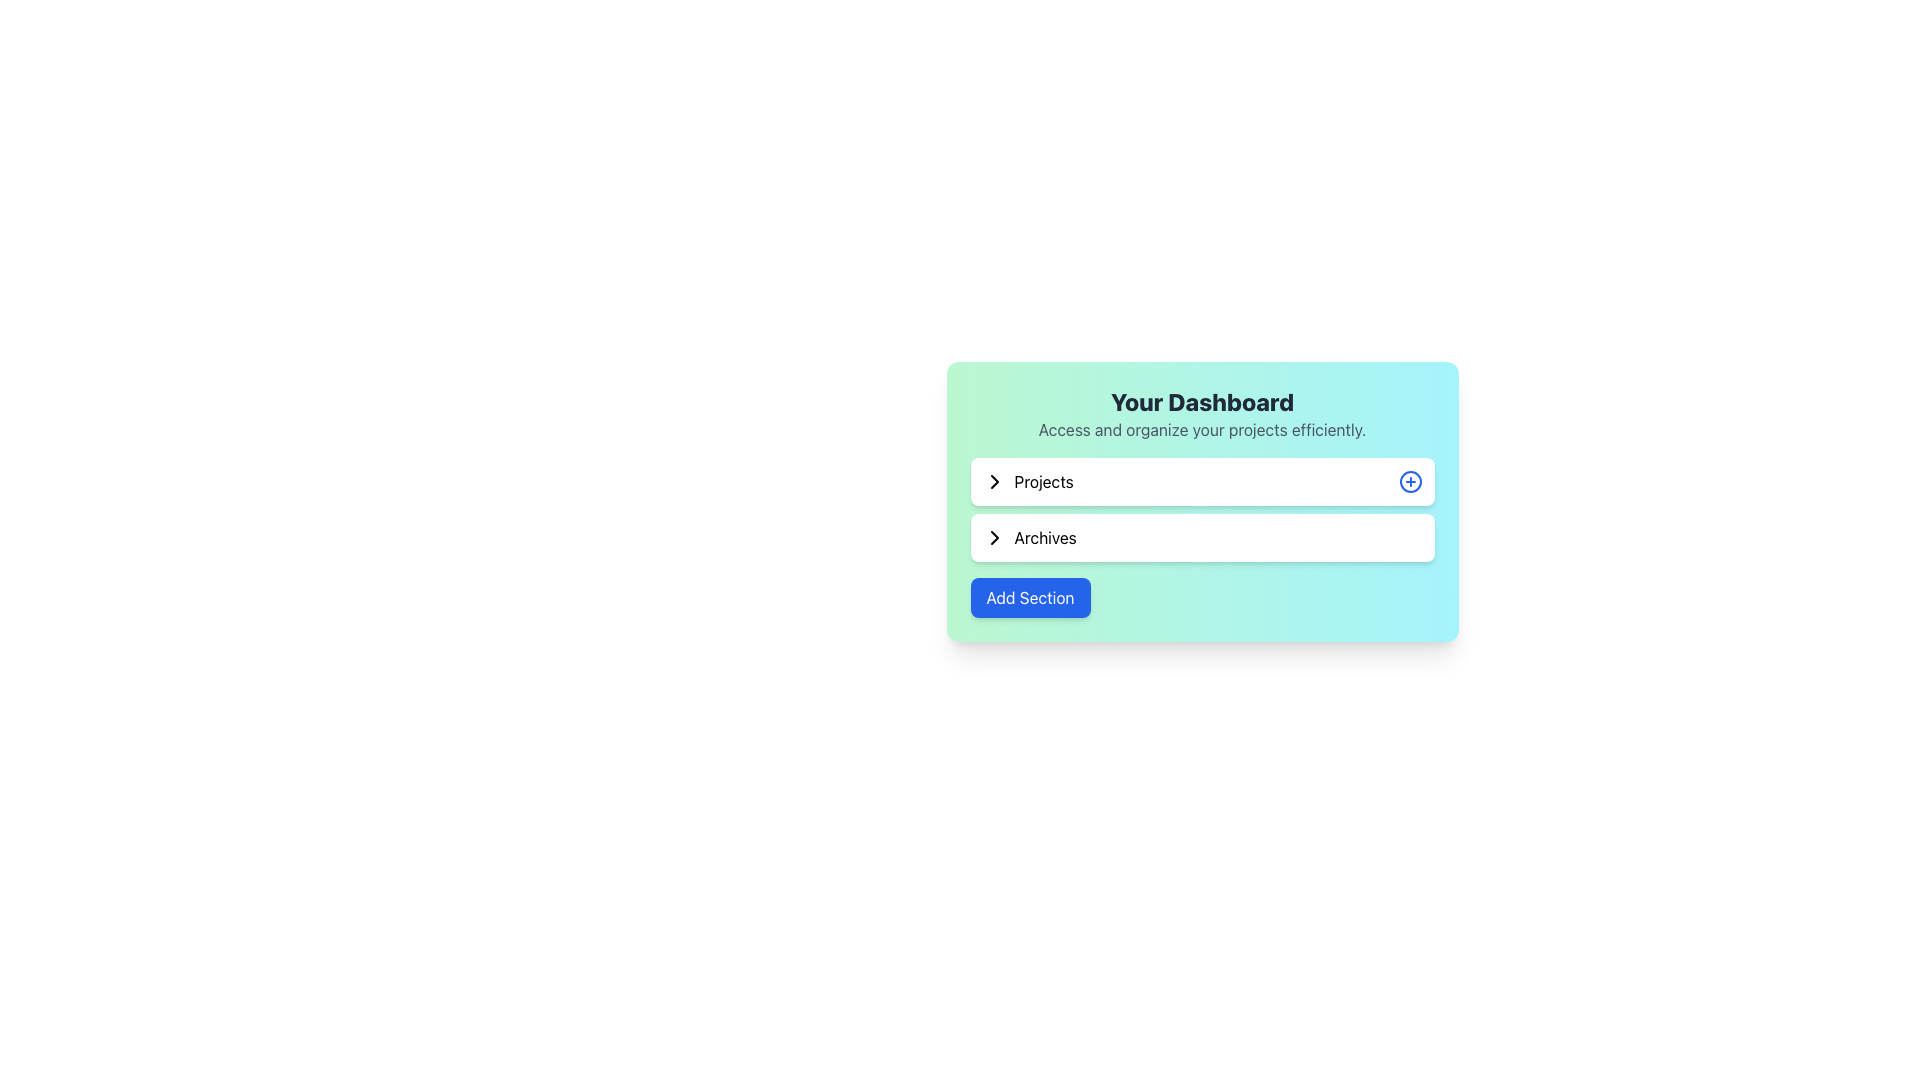  What do you see at coordinates (1029, 536) in the screenshot?
I see `the 'Archives' label with a left-pointing chevron icon, located under 'Your Dashboard'` at bounding box center [1029, 536].